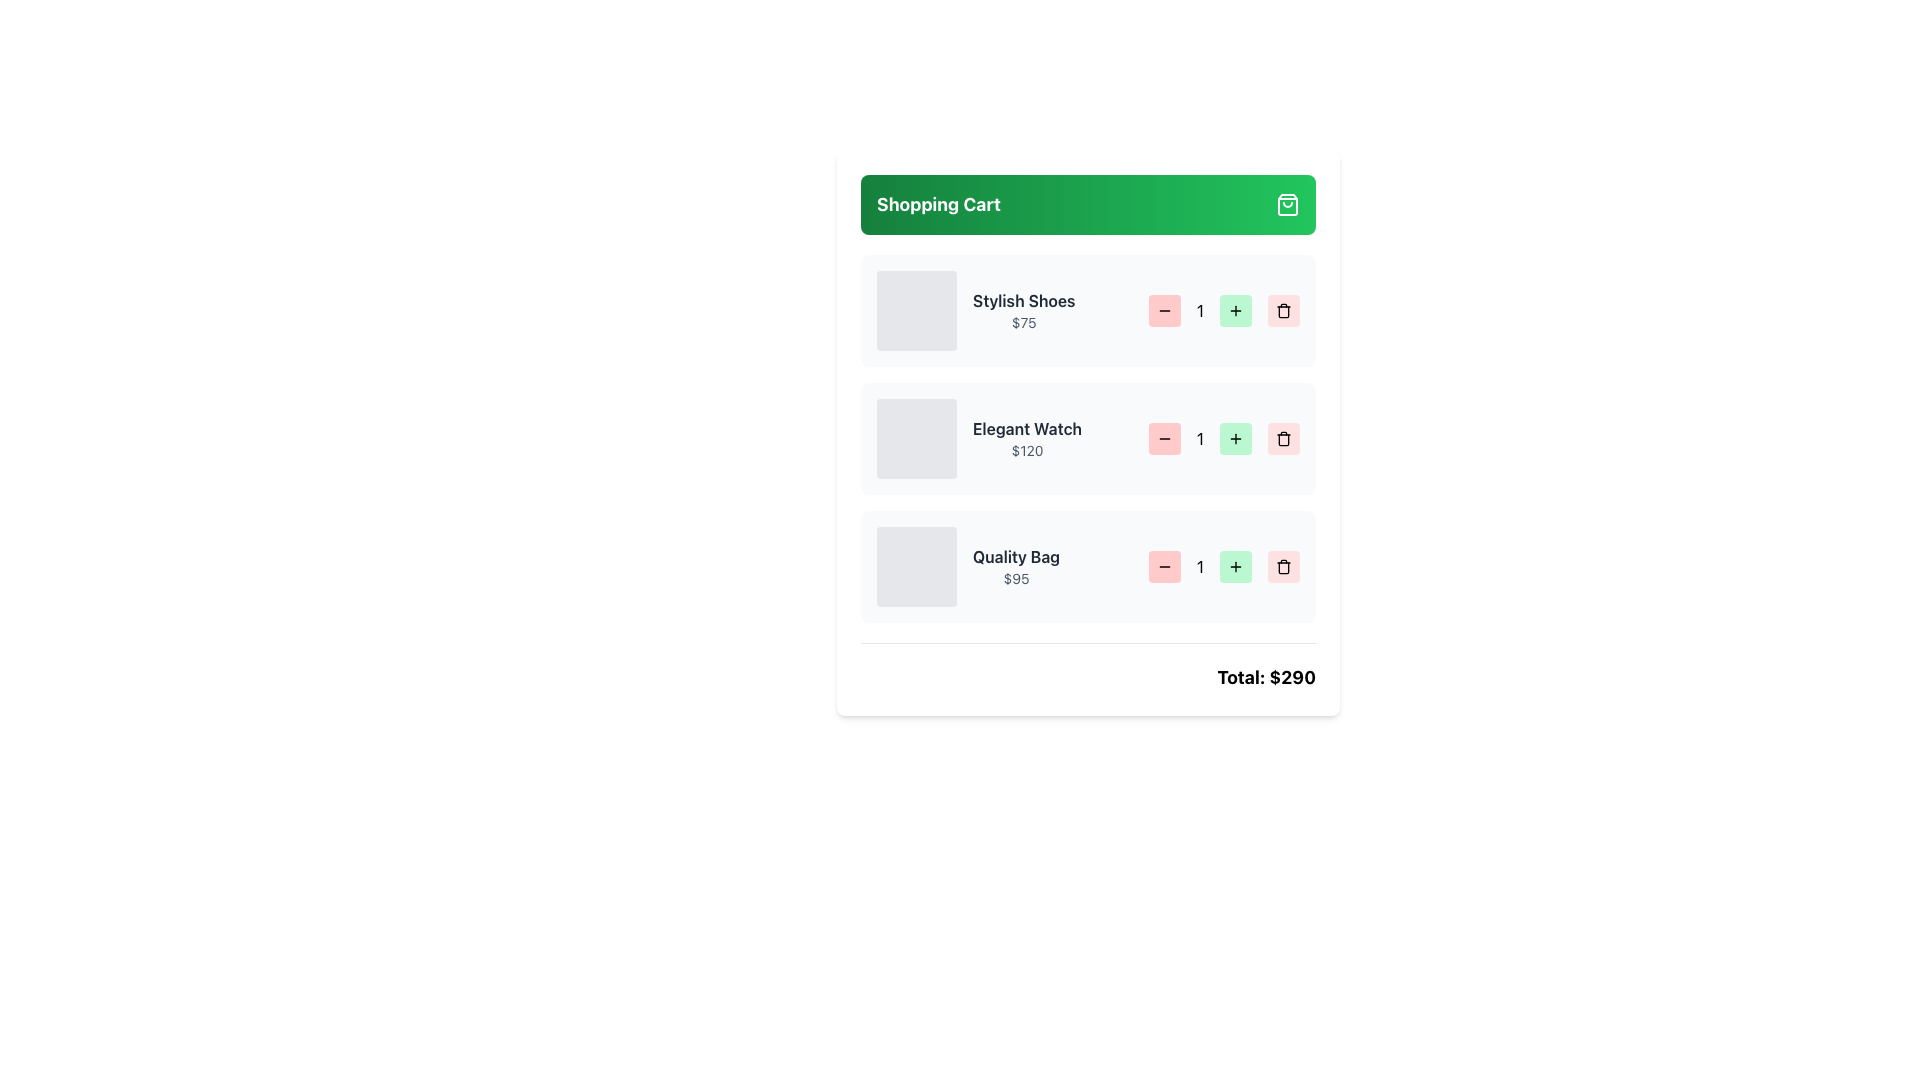 This screenshot has width=1920, height=1080. What do you see at coordinates (1235, 311) in the screenshot?
I see `the green circular button with a plus icon in the center to increase the quantity in the shopping cart` at bounding box center [1235, 311].